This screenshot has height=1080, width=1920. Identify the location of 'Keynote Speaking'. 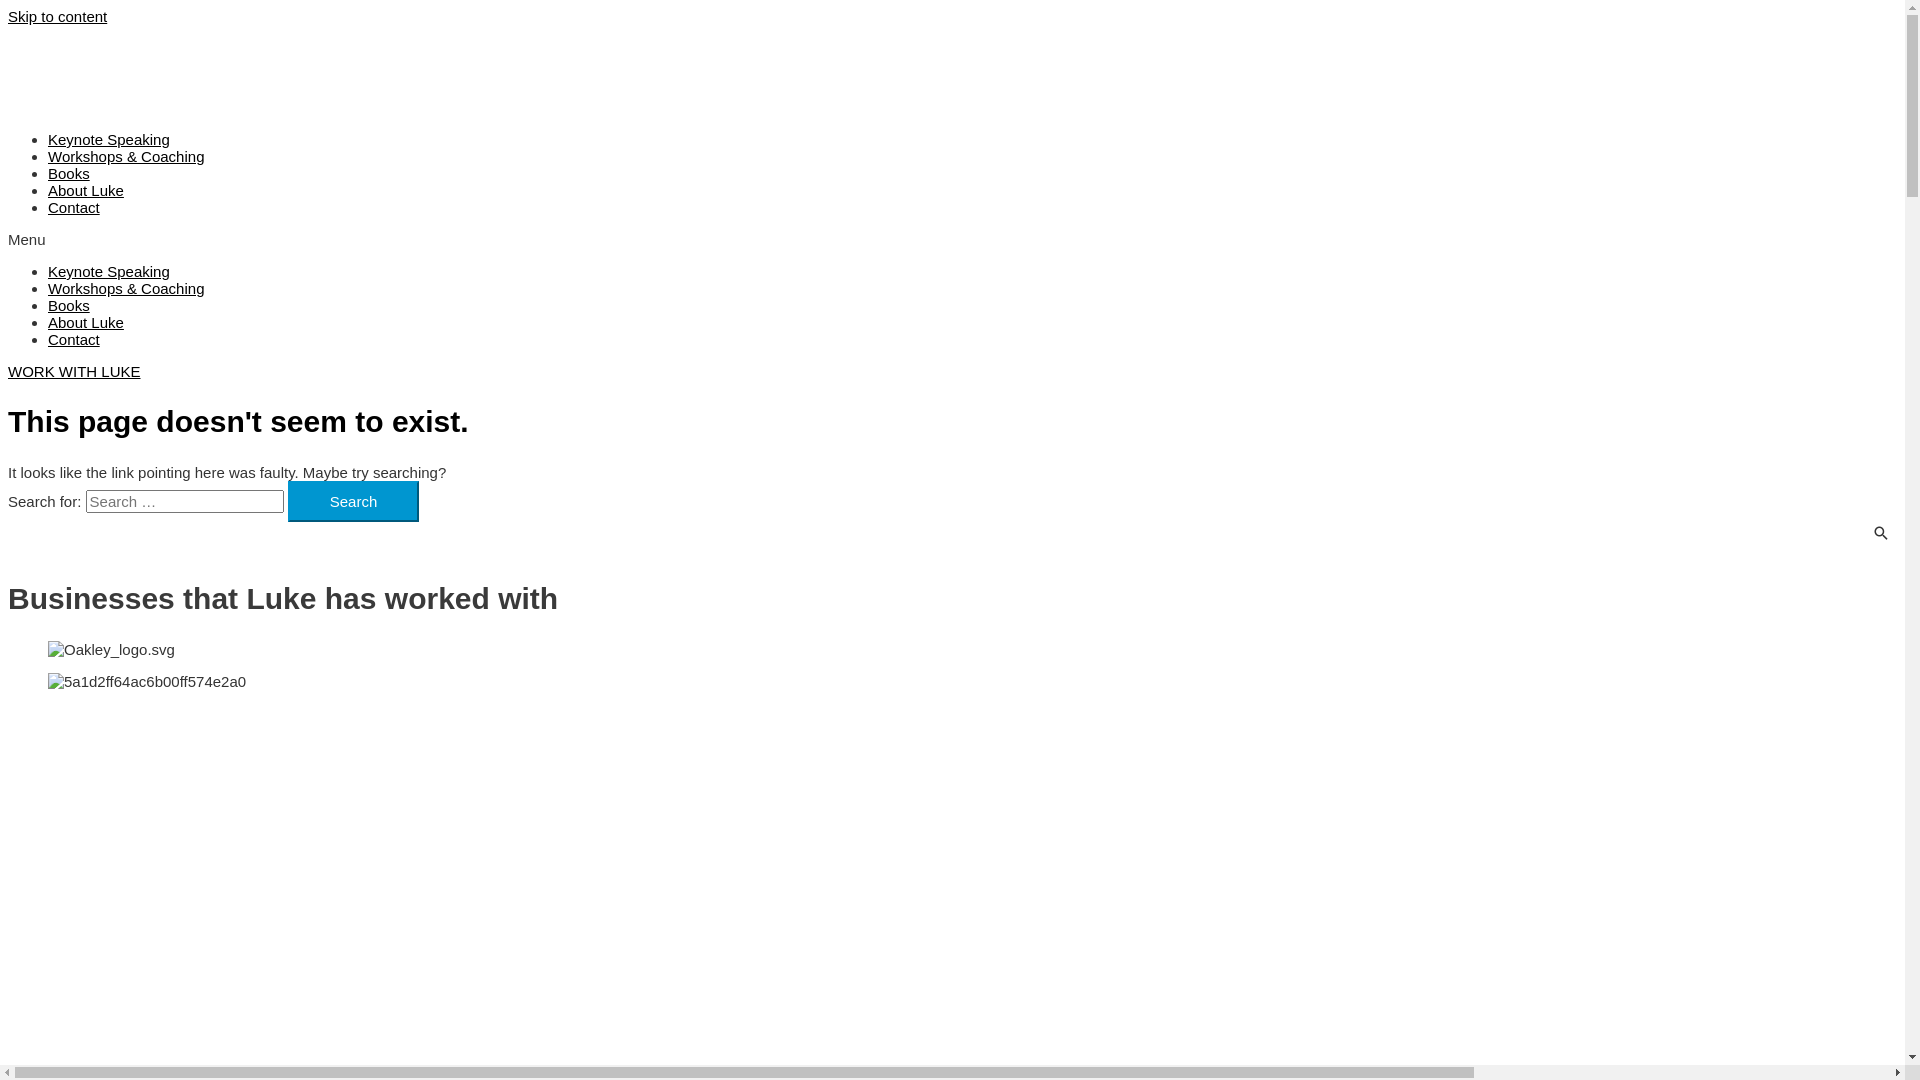
(48, 138).